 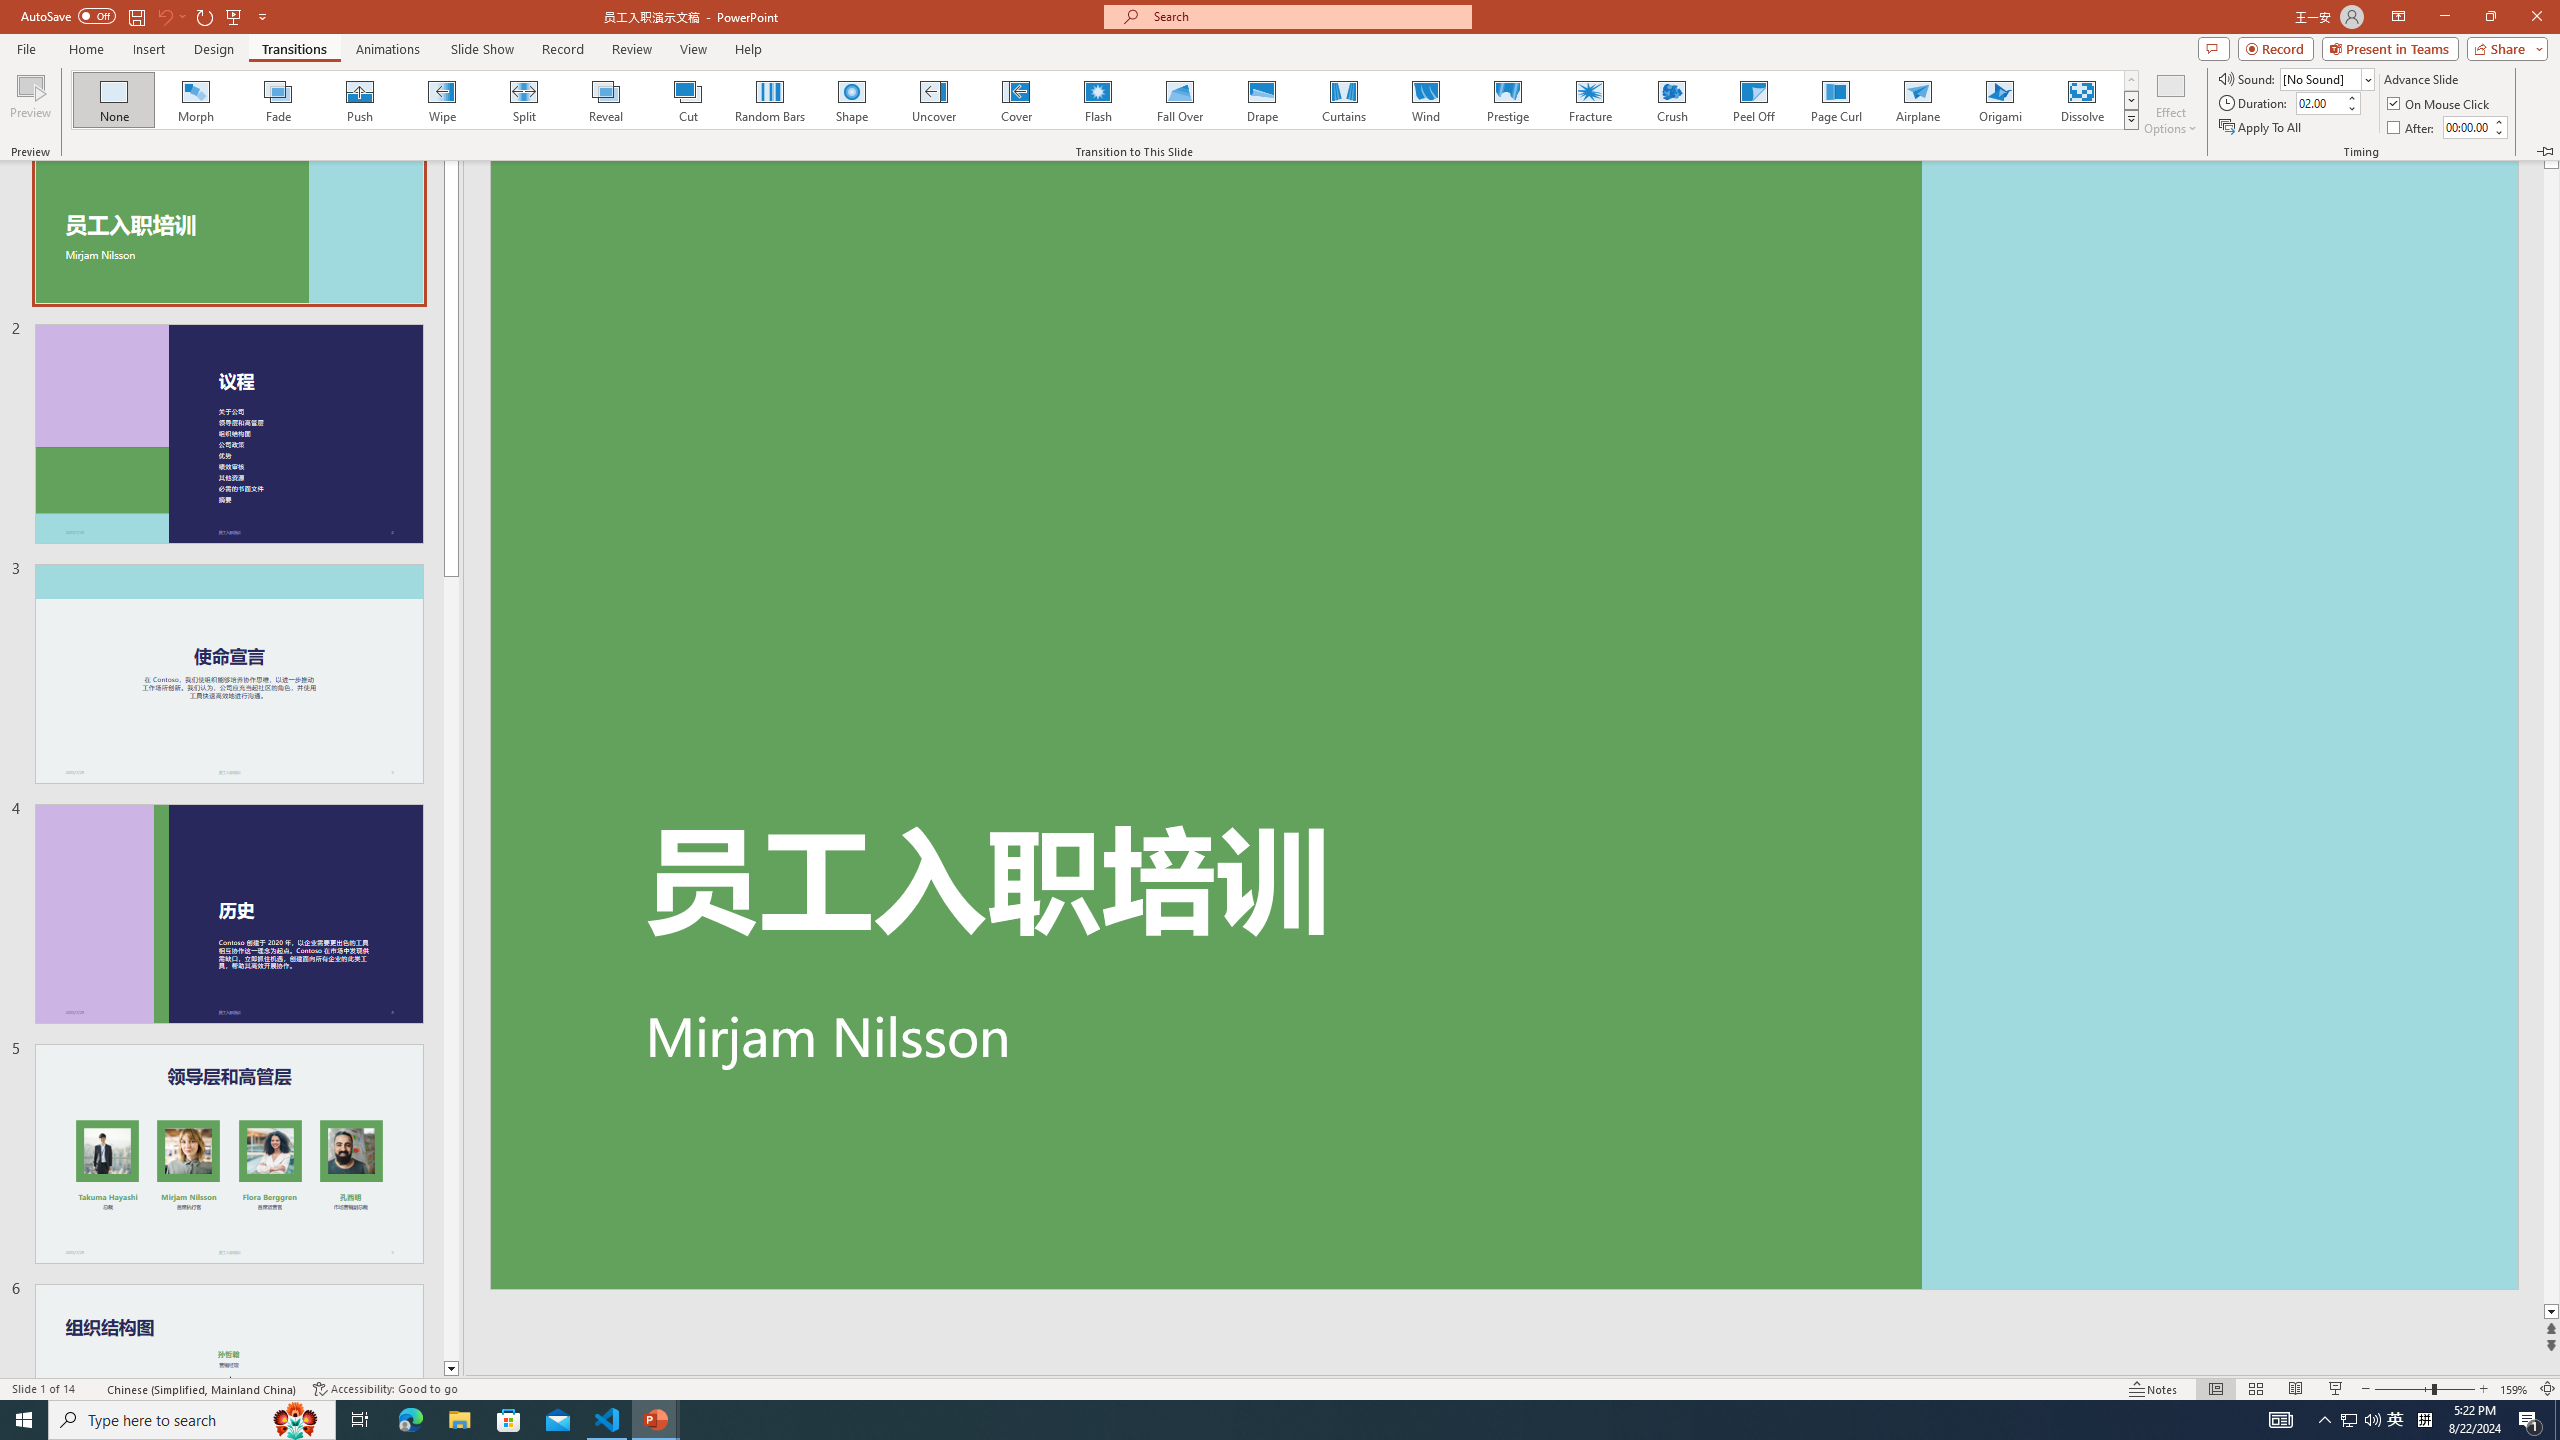 I want to click on 'Zoom 159%', so click(x=2515, y=1389).